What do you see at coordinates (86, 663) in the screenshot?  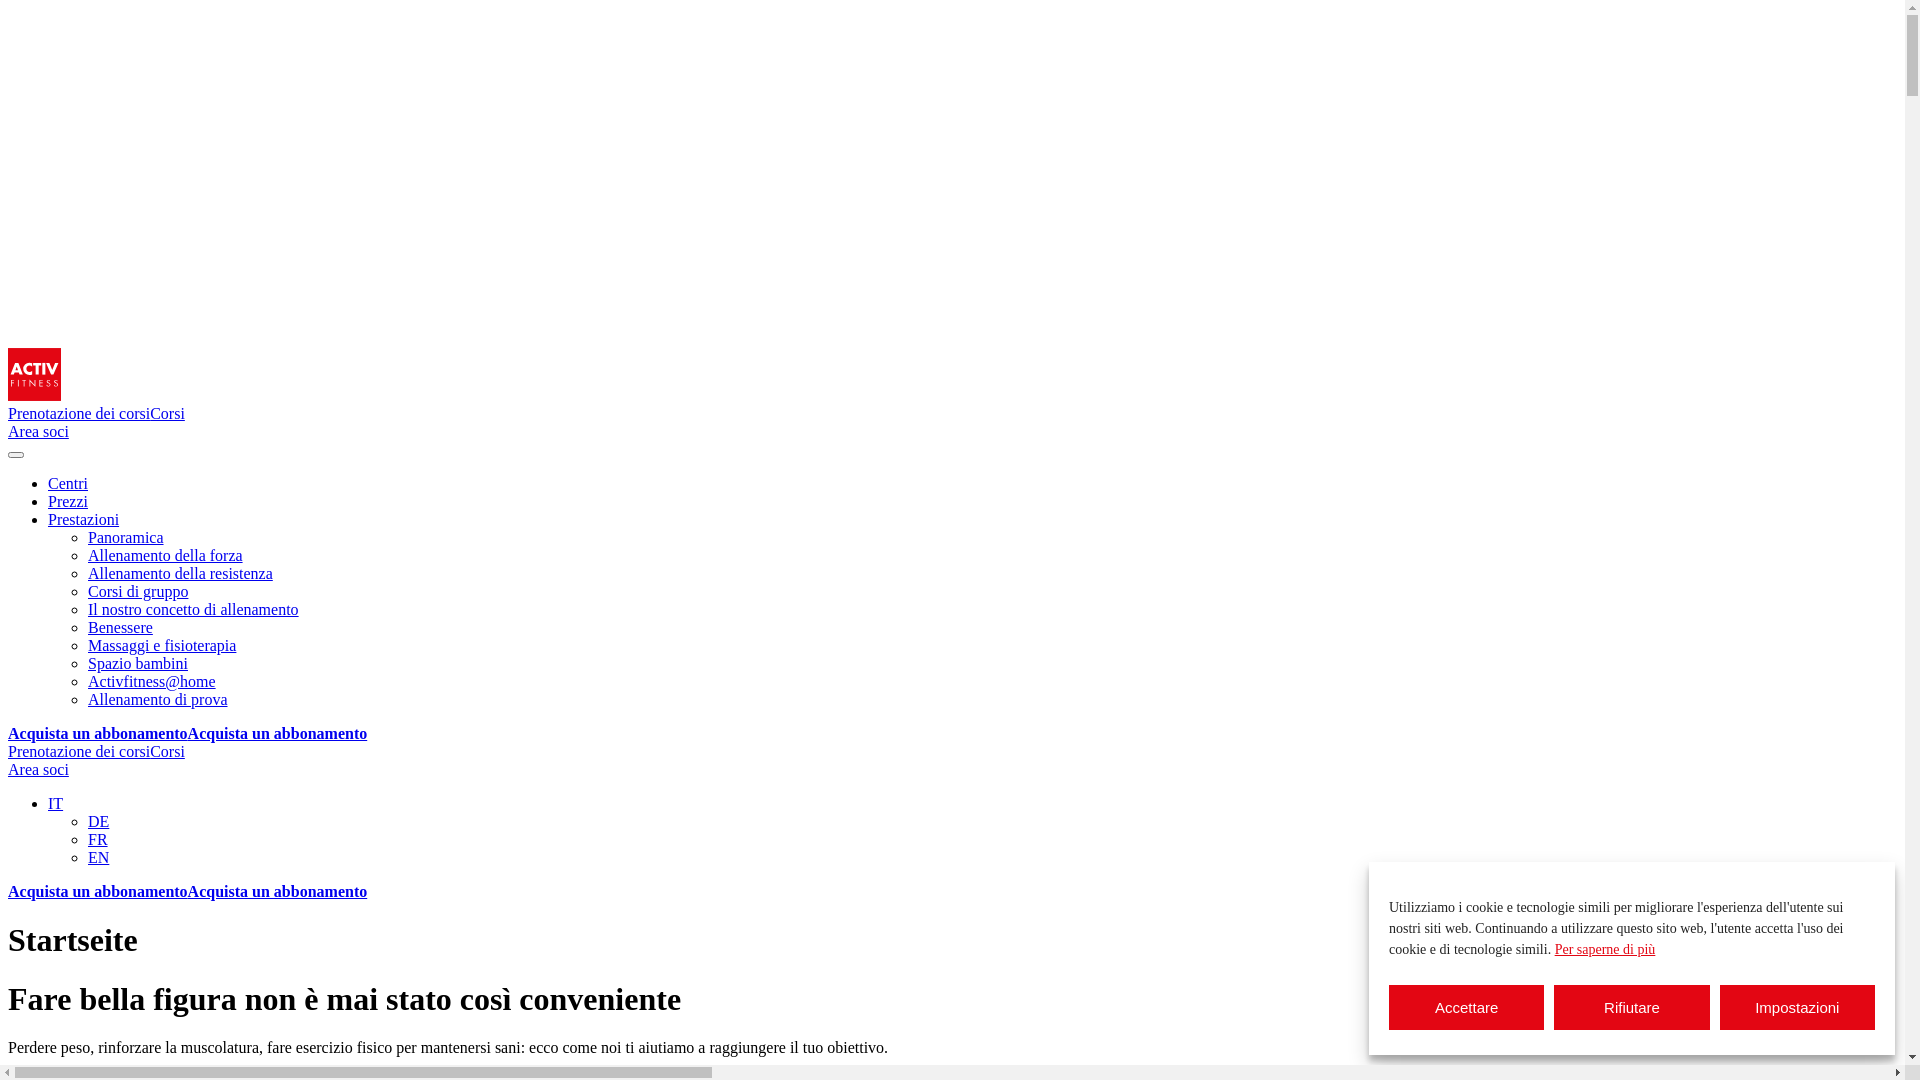 I see `'Spazio bambini'` at bounding box center [86, 663].